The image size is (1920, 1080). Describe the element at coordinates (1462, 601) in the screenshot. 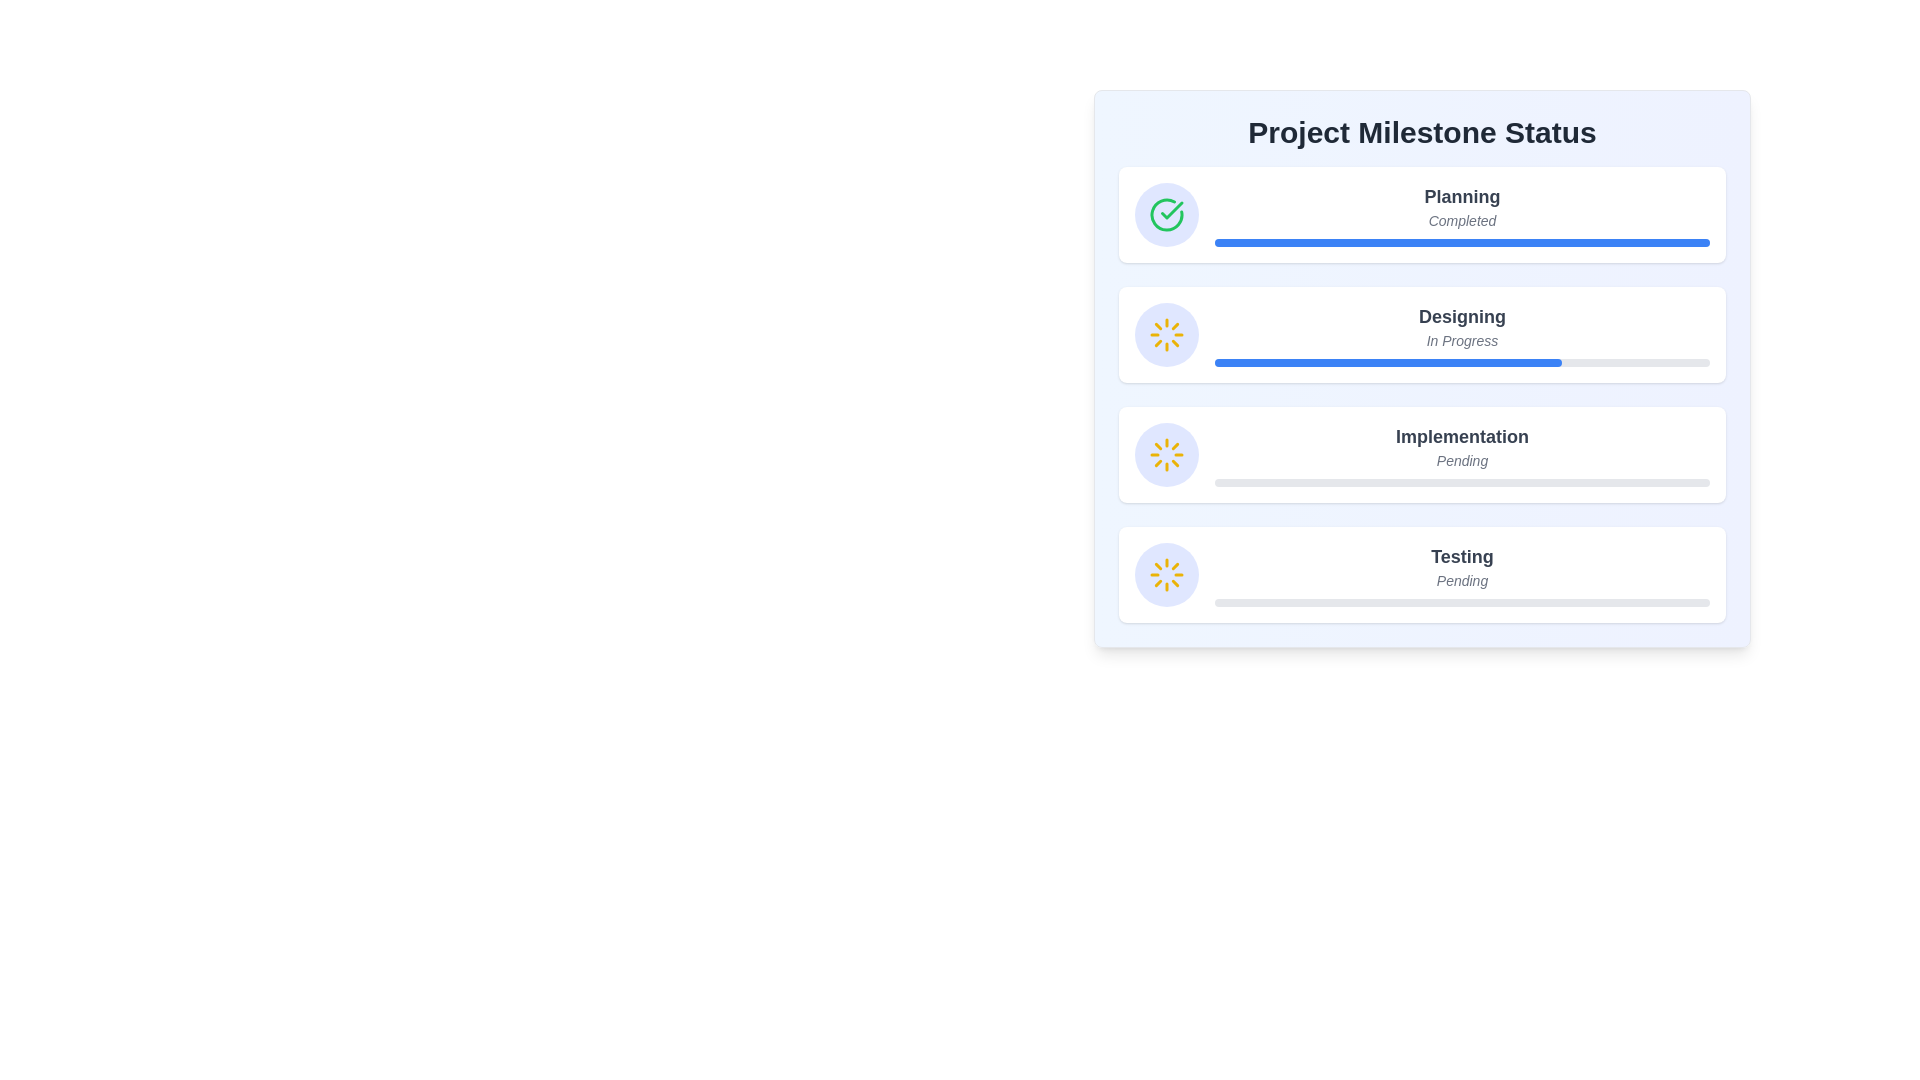

I see `the horizontal progress bar styled as a thin rectangle with rounded edges, located below the text 'Testing' and 'Pending', and is the fourth progress bar in the list` at that location.